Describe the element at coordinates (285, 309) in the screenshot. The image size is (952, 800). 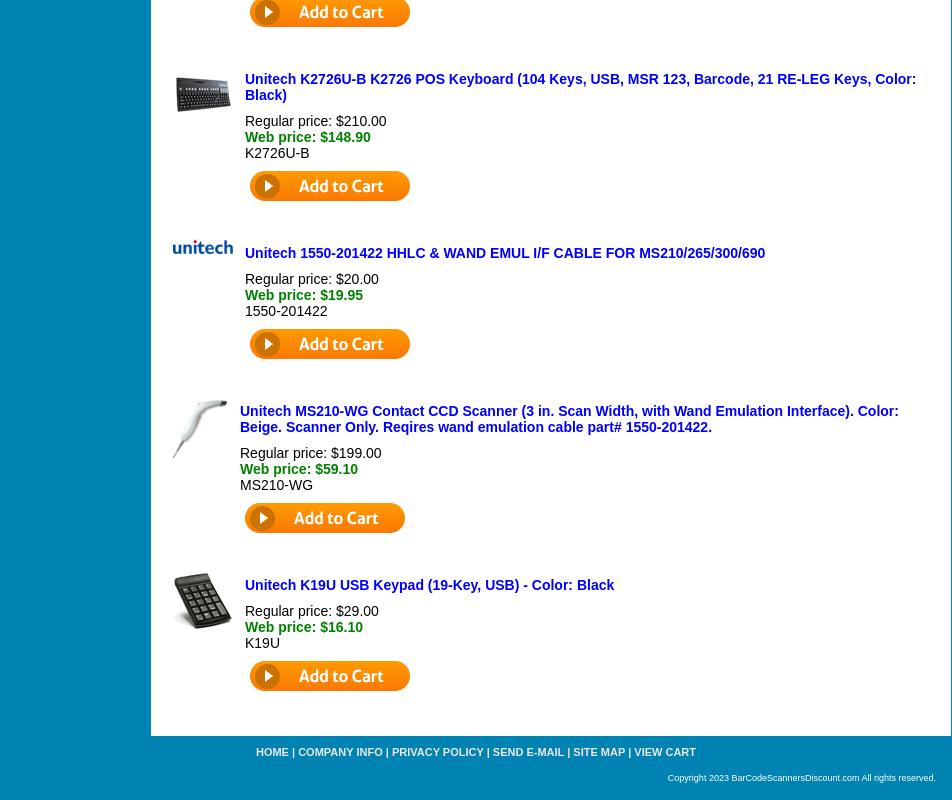
I see `'1550-201422'` at that location.